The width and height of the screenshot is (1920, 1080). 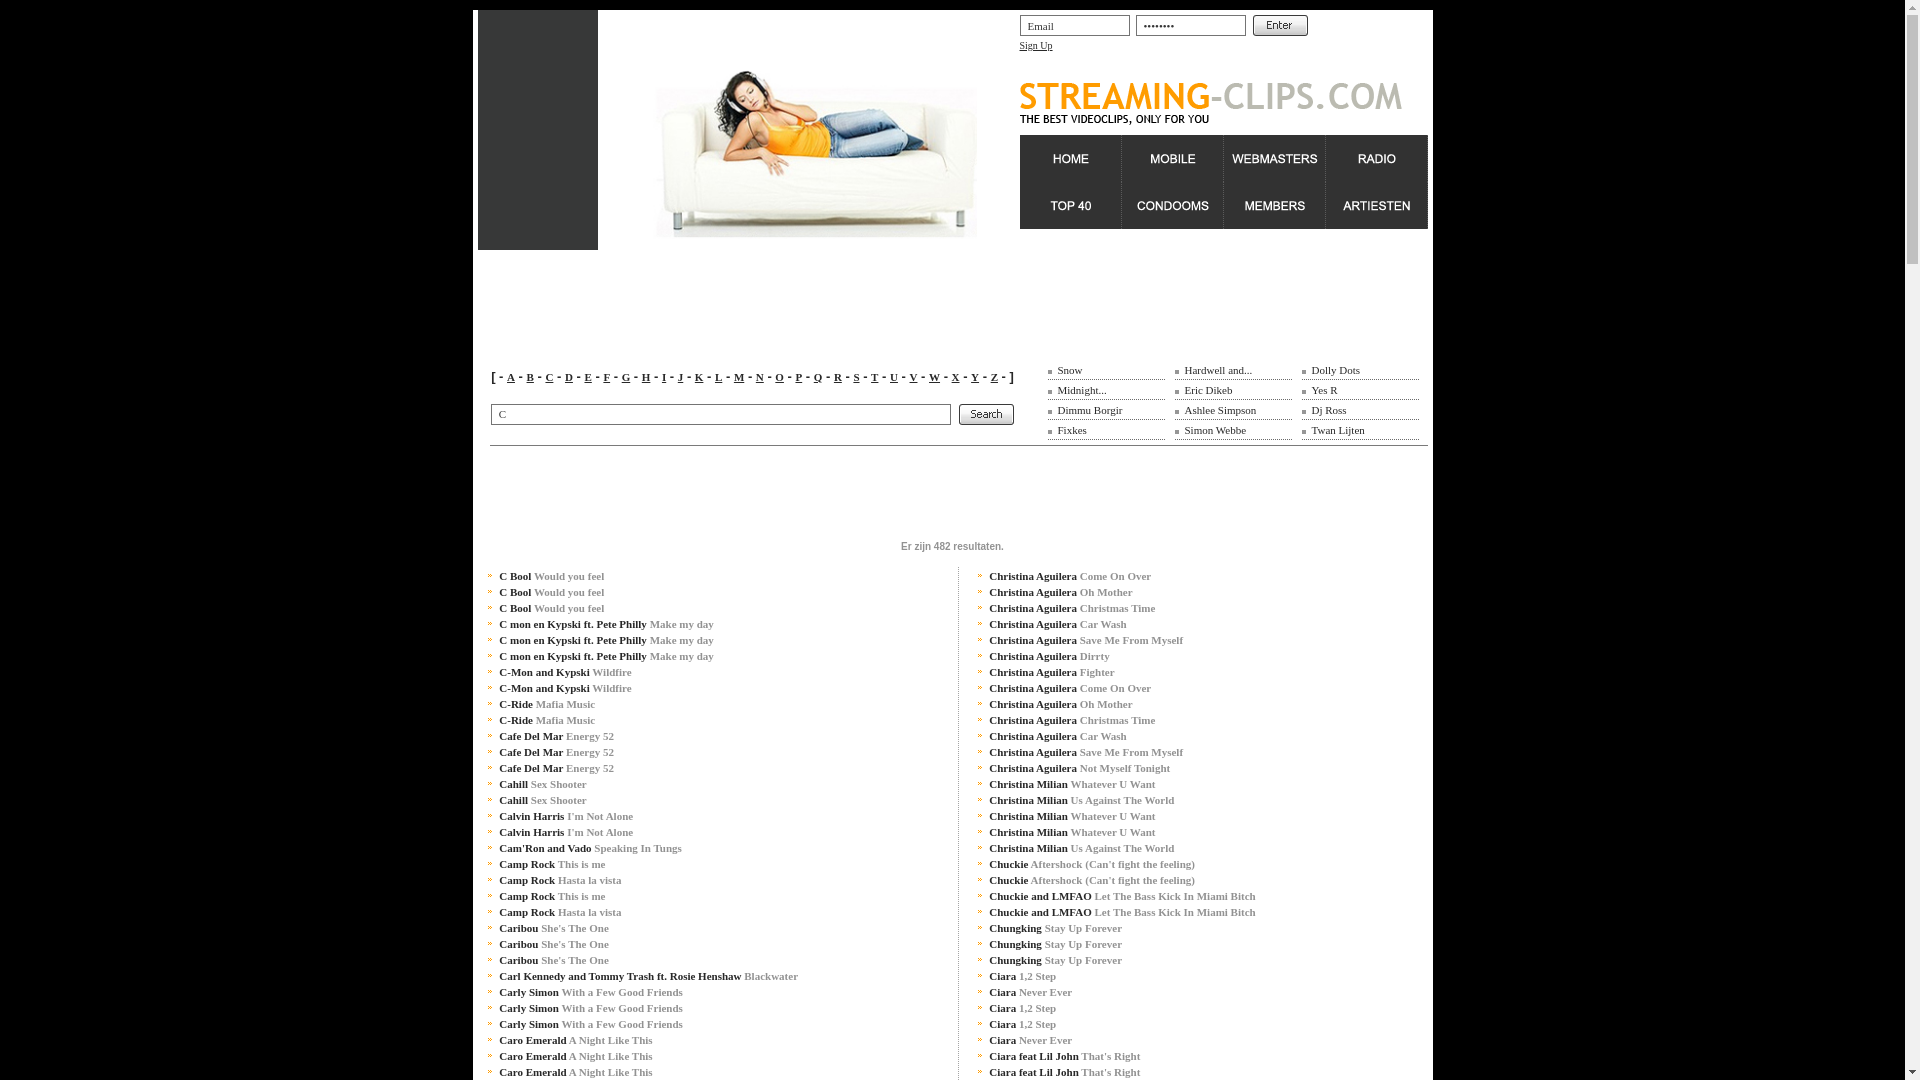 I want to click on 'Snow', so click(x=1069, y=370).